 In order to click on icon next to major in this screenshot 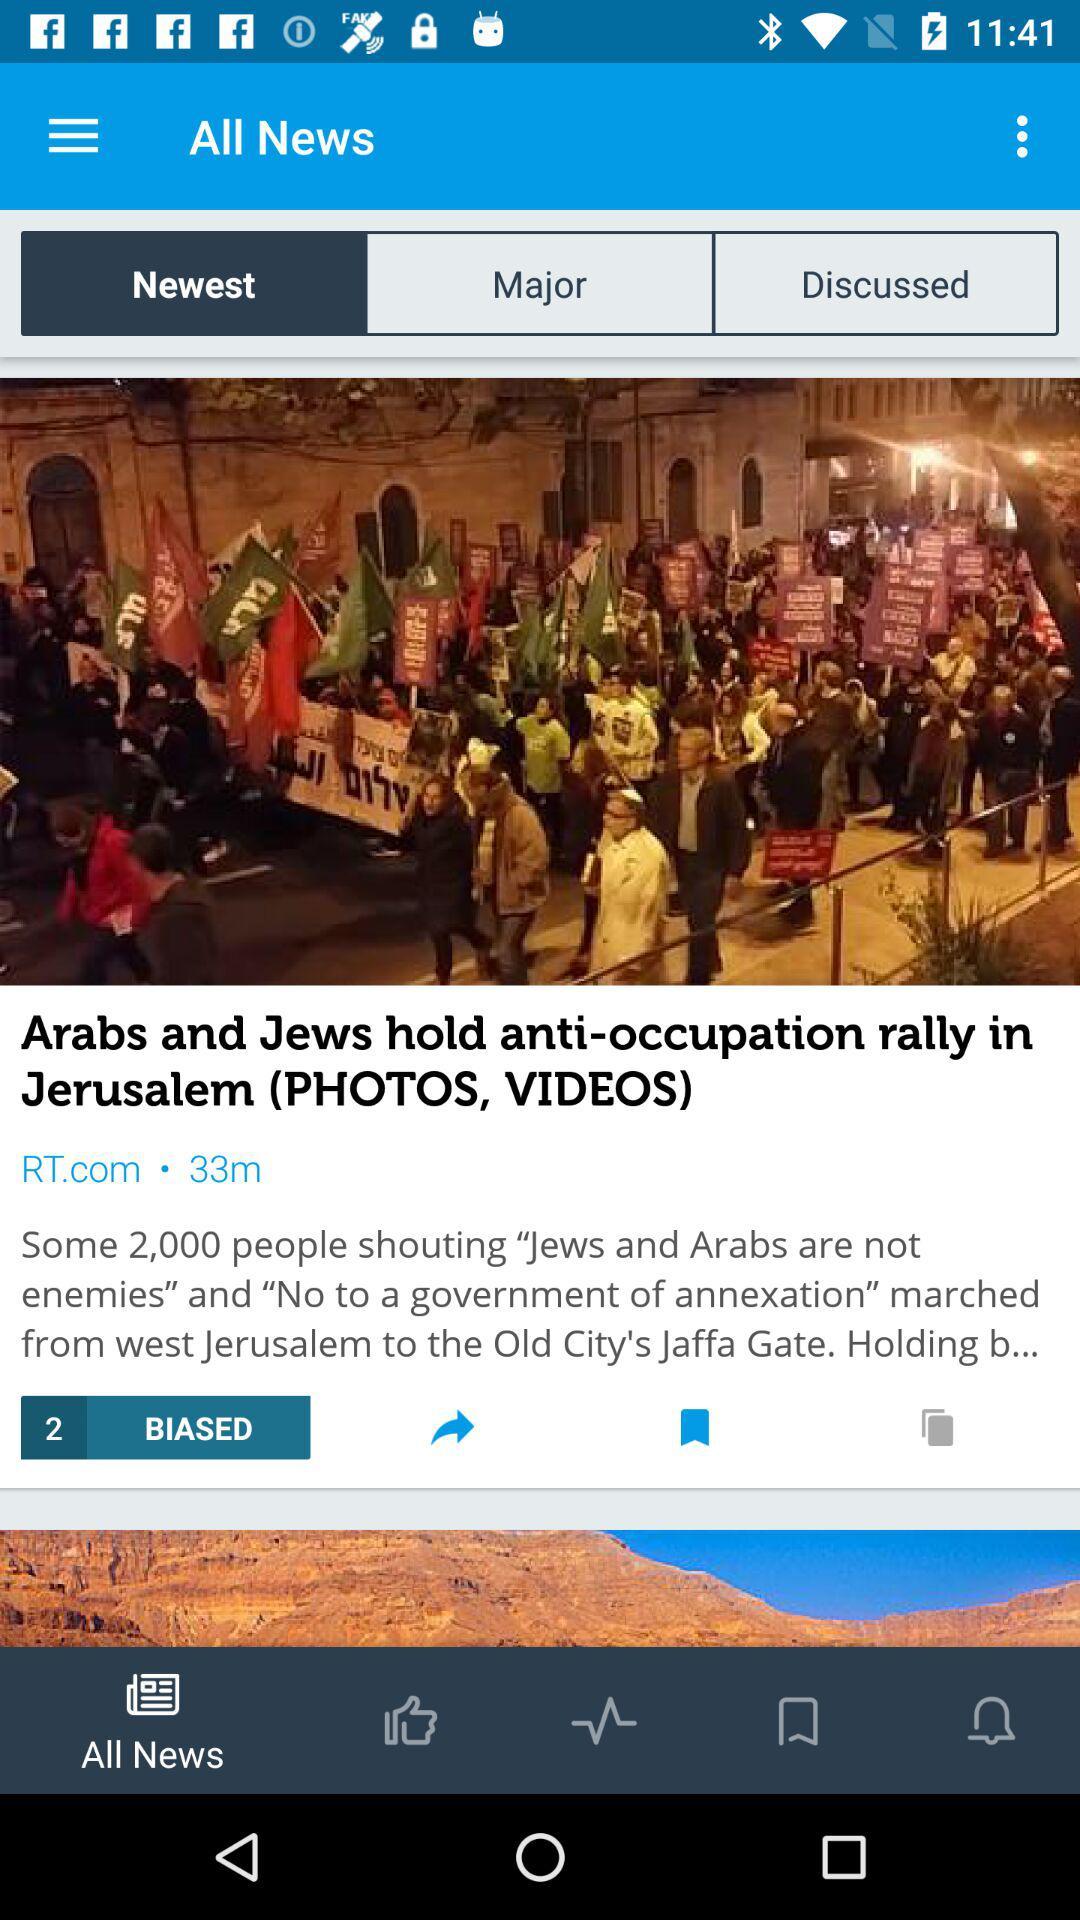, I will do `click(884, 282)`.